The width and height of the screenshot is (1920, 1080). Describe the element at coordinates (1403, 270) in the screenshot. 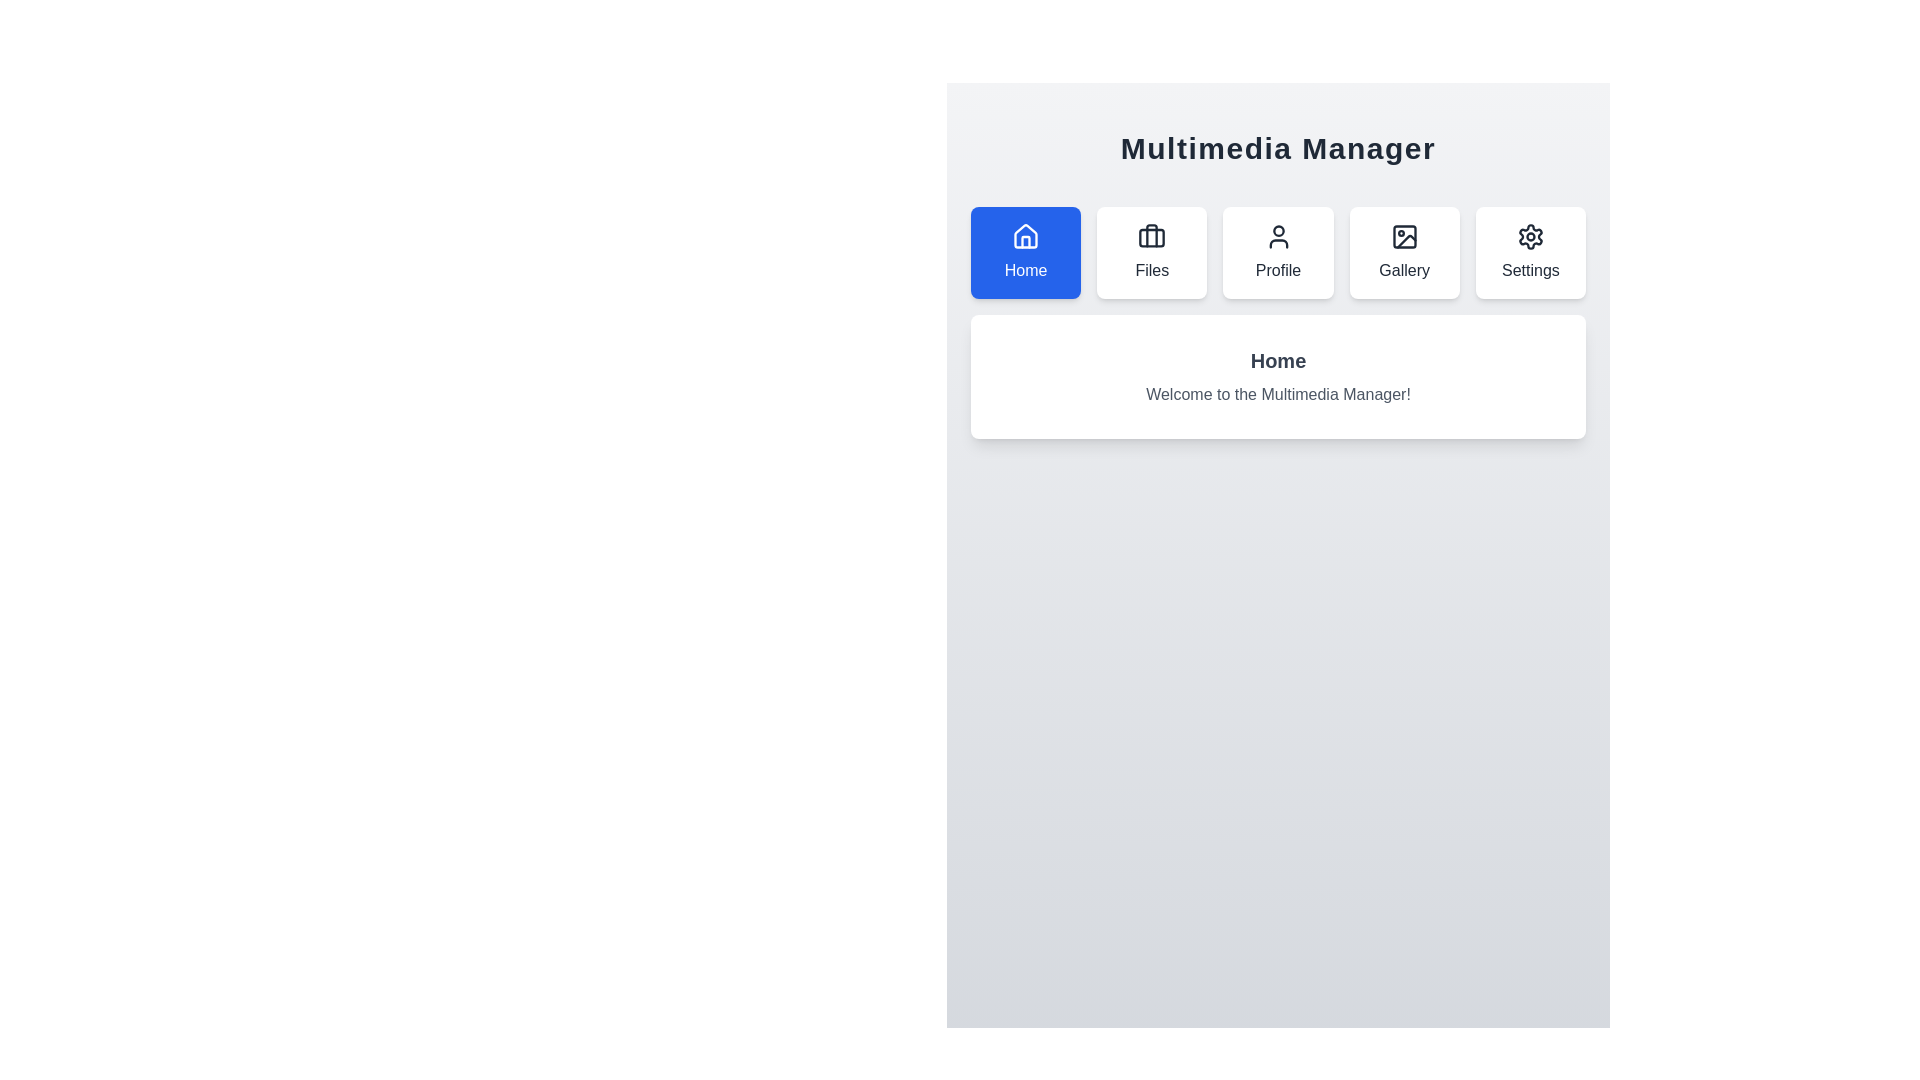

I see `text content of the navigation button label located in the top navigation section, which is the fourth option from the left and contains an icon above the text` at that location.